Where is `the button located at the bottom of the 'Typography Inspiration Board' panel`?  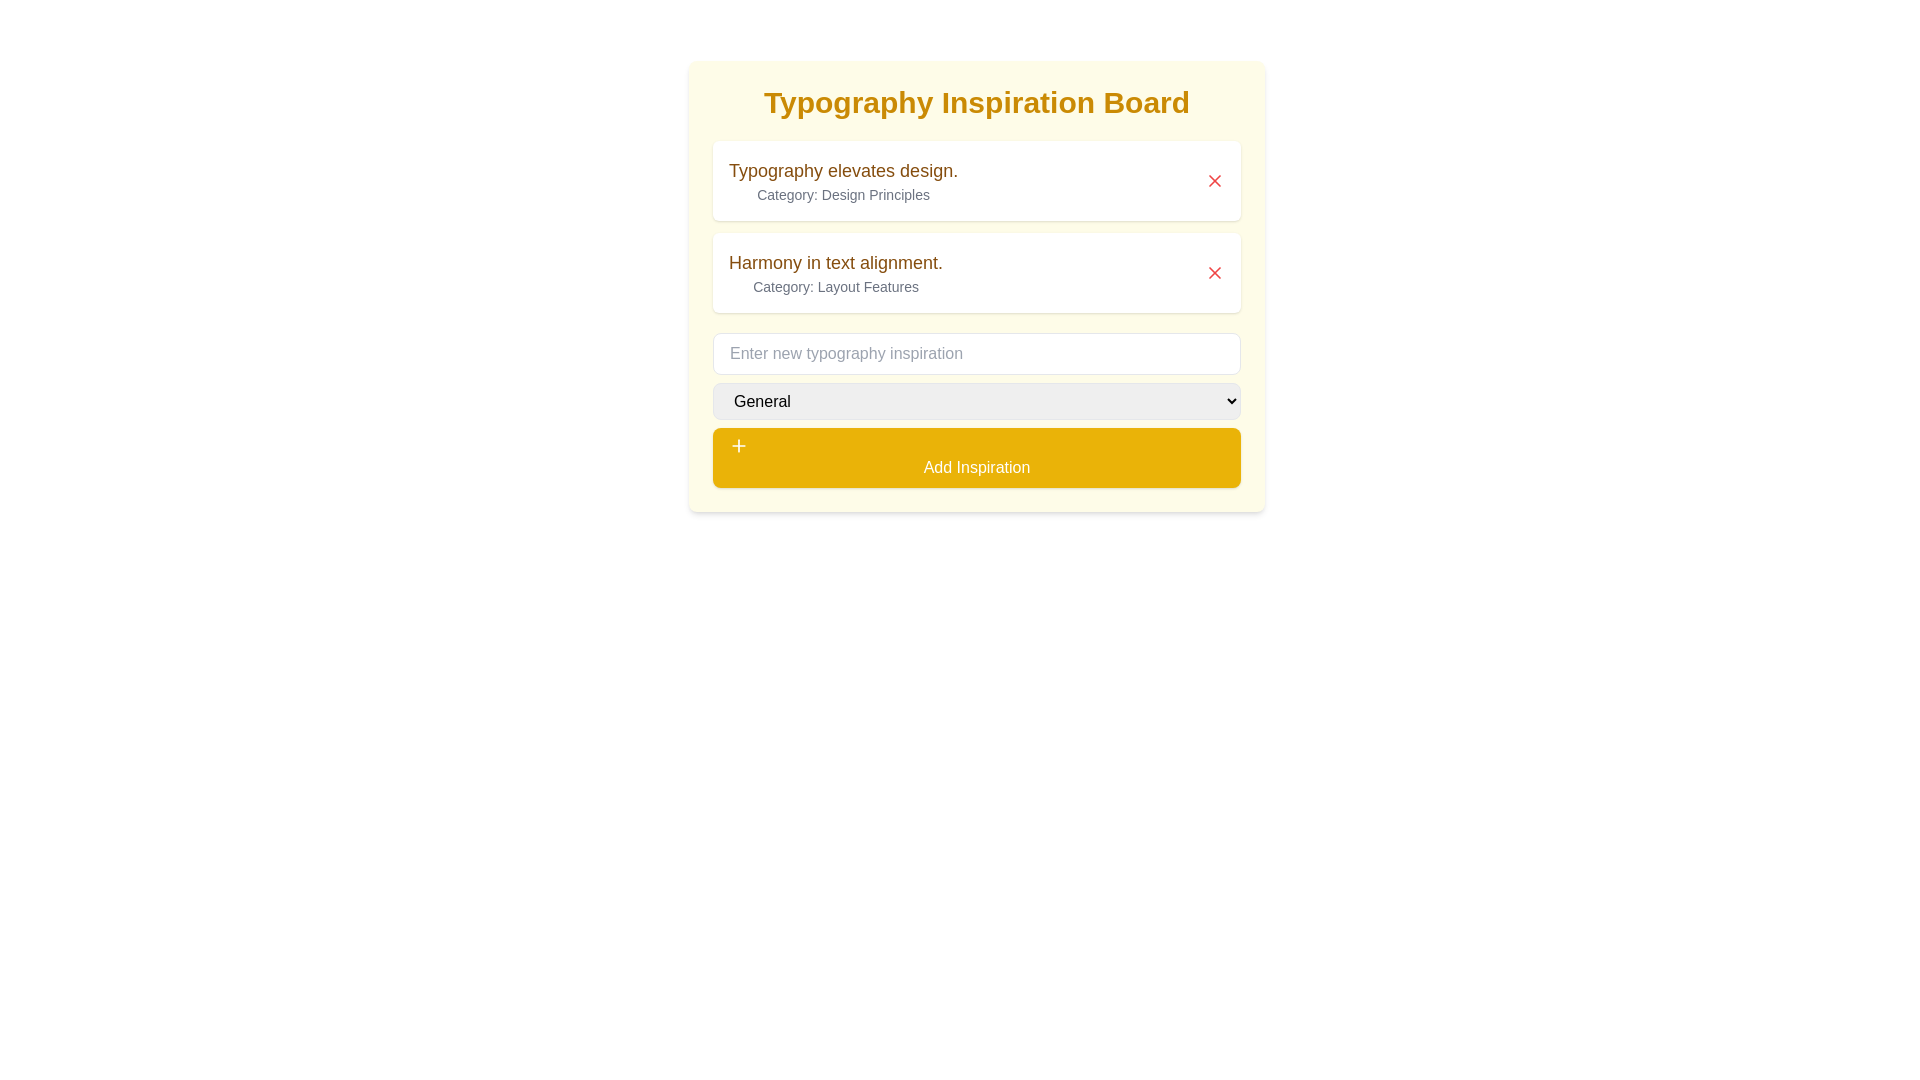
the button located at the bottom of the 'Typography Inspiration Board' panel is located at coordinates (977, 458).